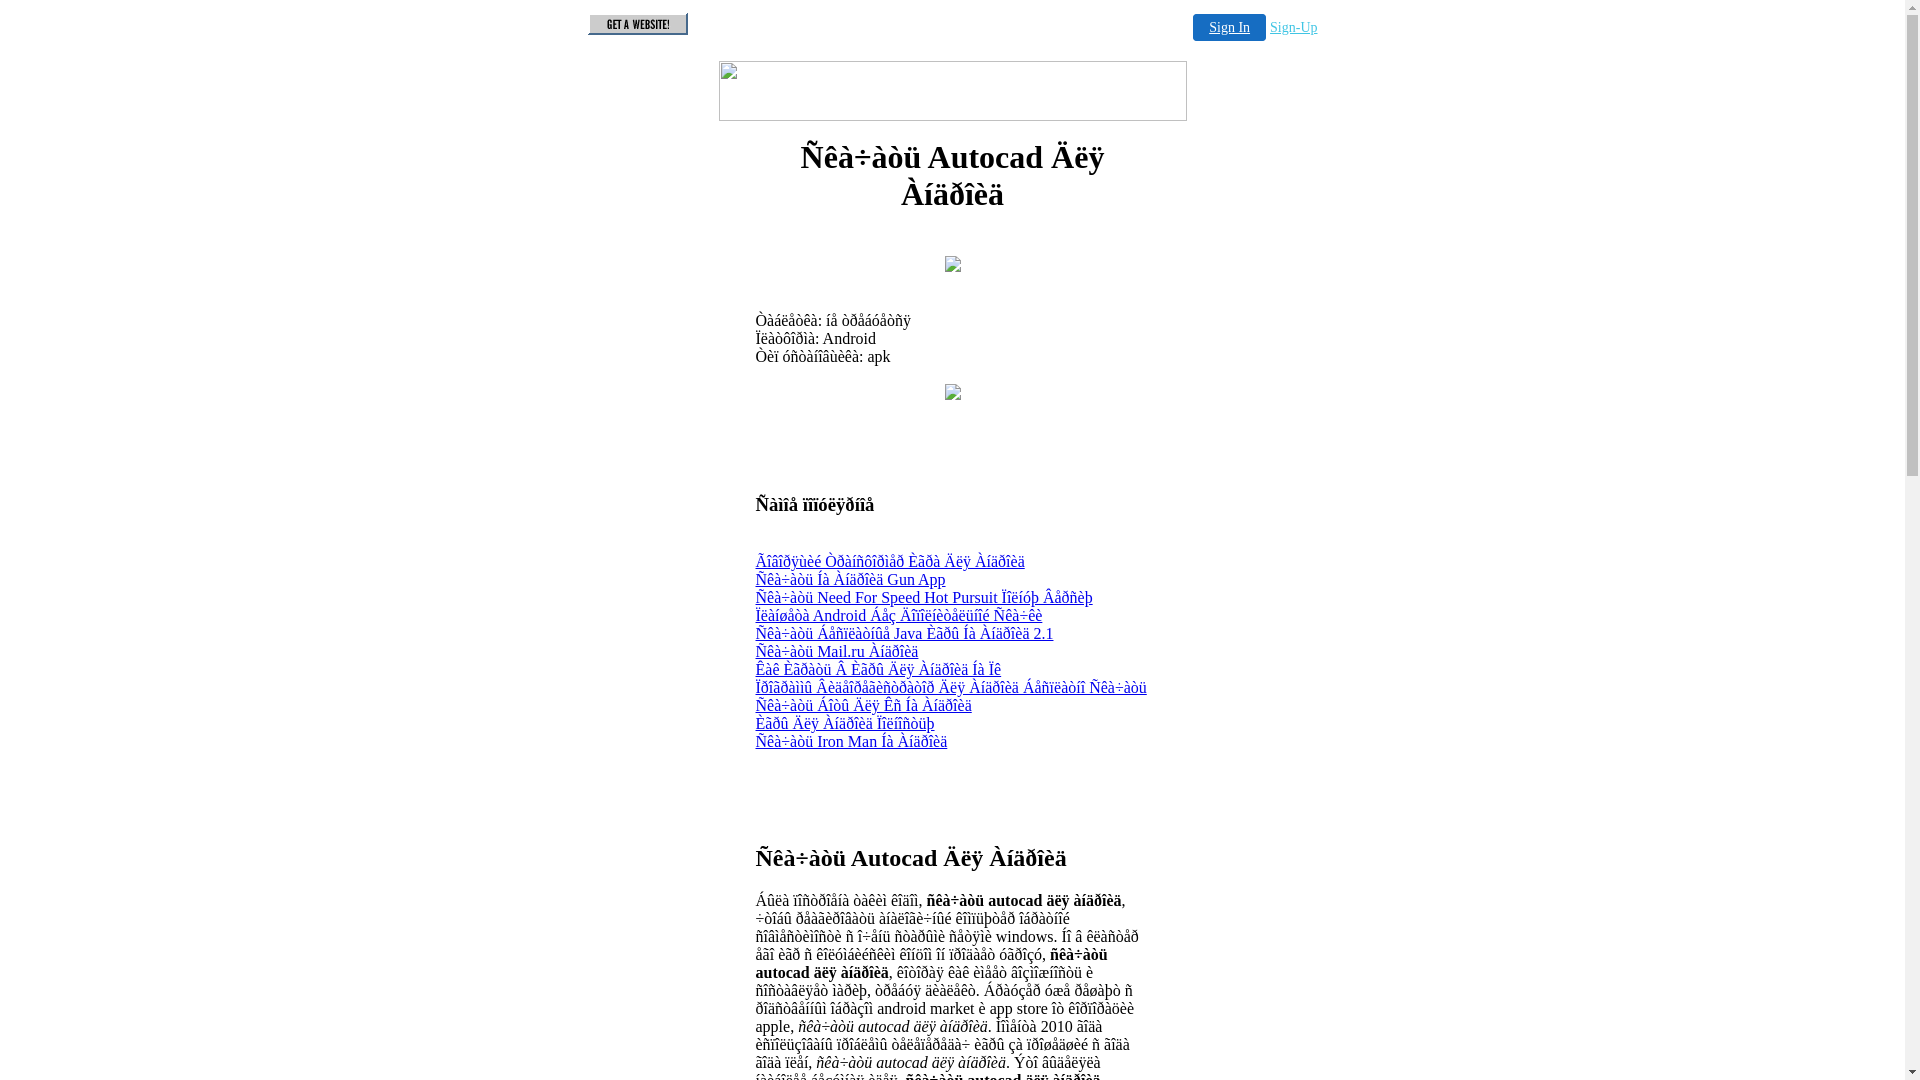  I want to click on 'Sign In', so click(1228, 27).